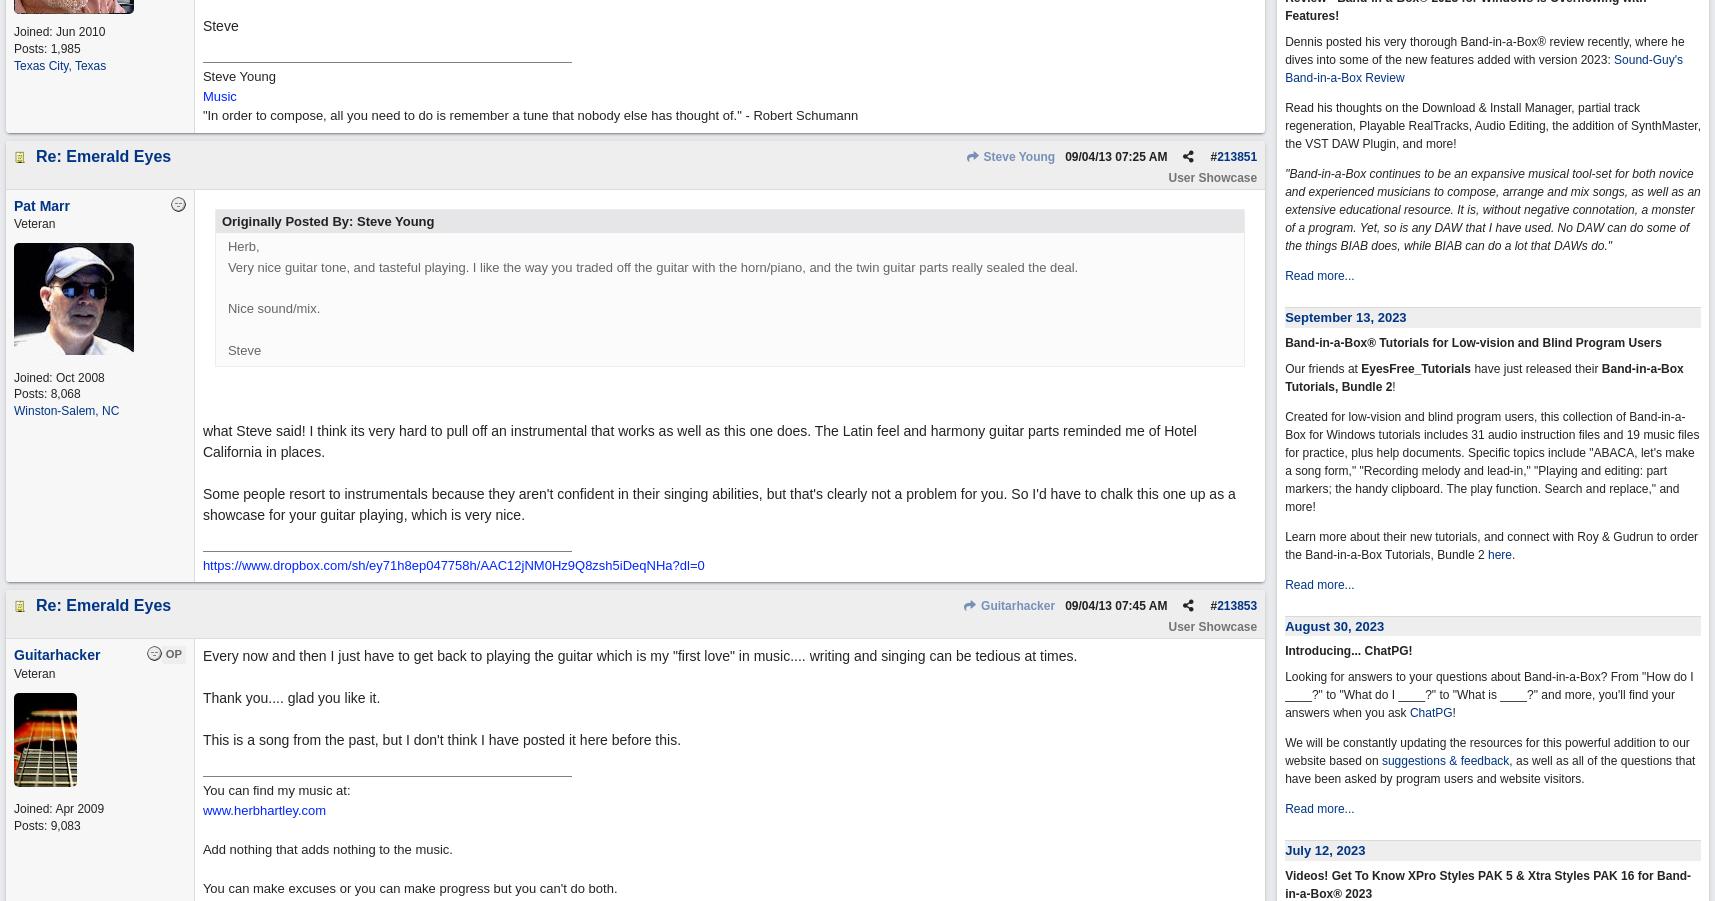  I want to click on 'Music', so click(219, 95).